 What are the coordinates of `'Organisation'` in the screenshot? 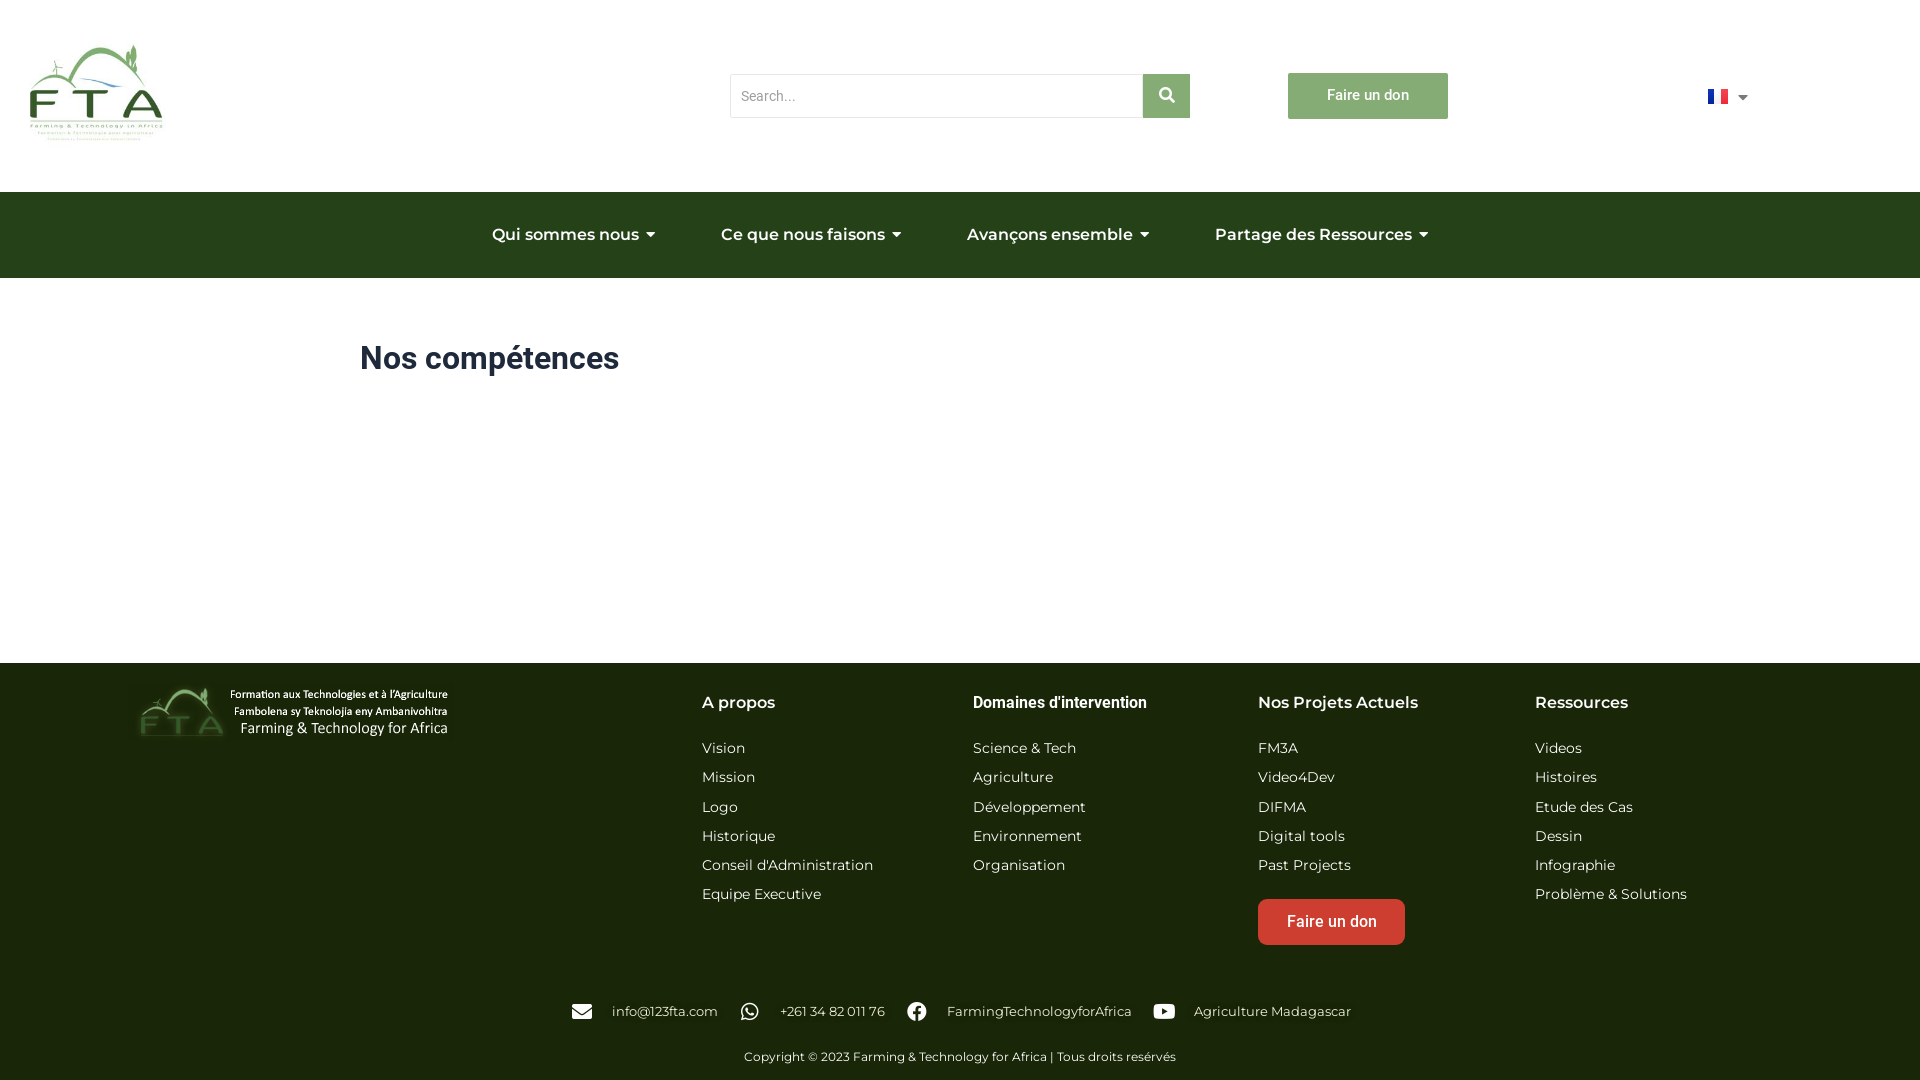 It's located at (1018, 865).